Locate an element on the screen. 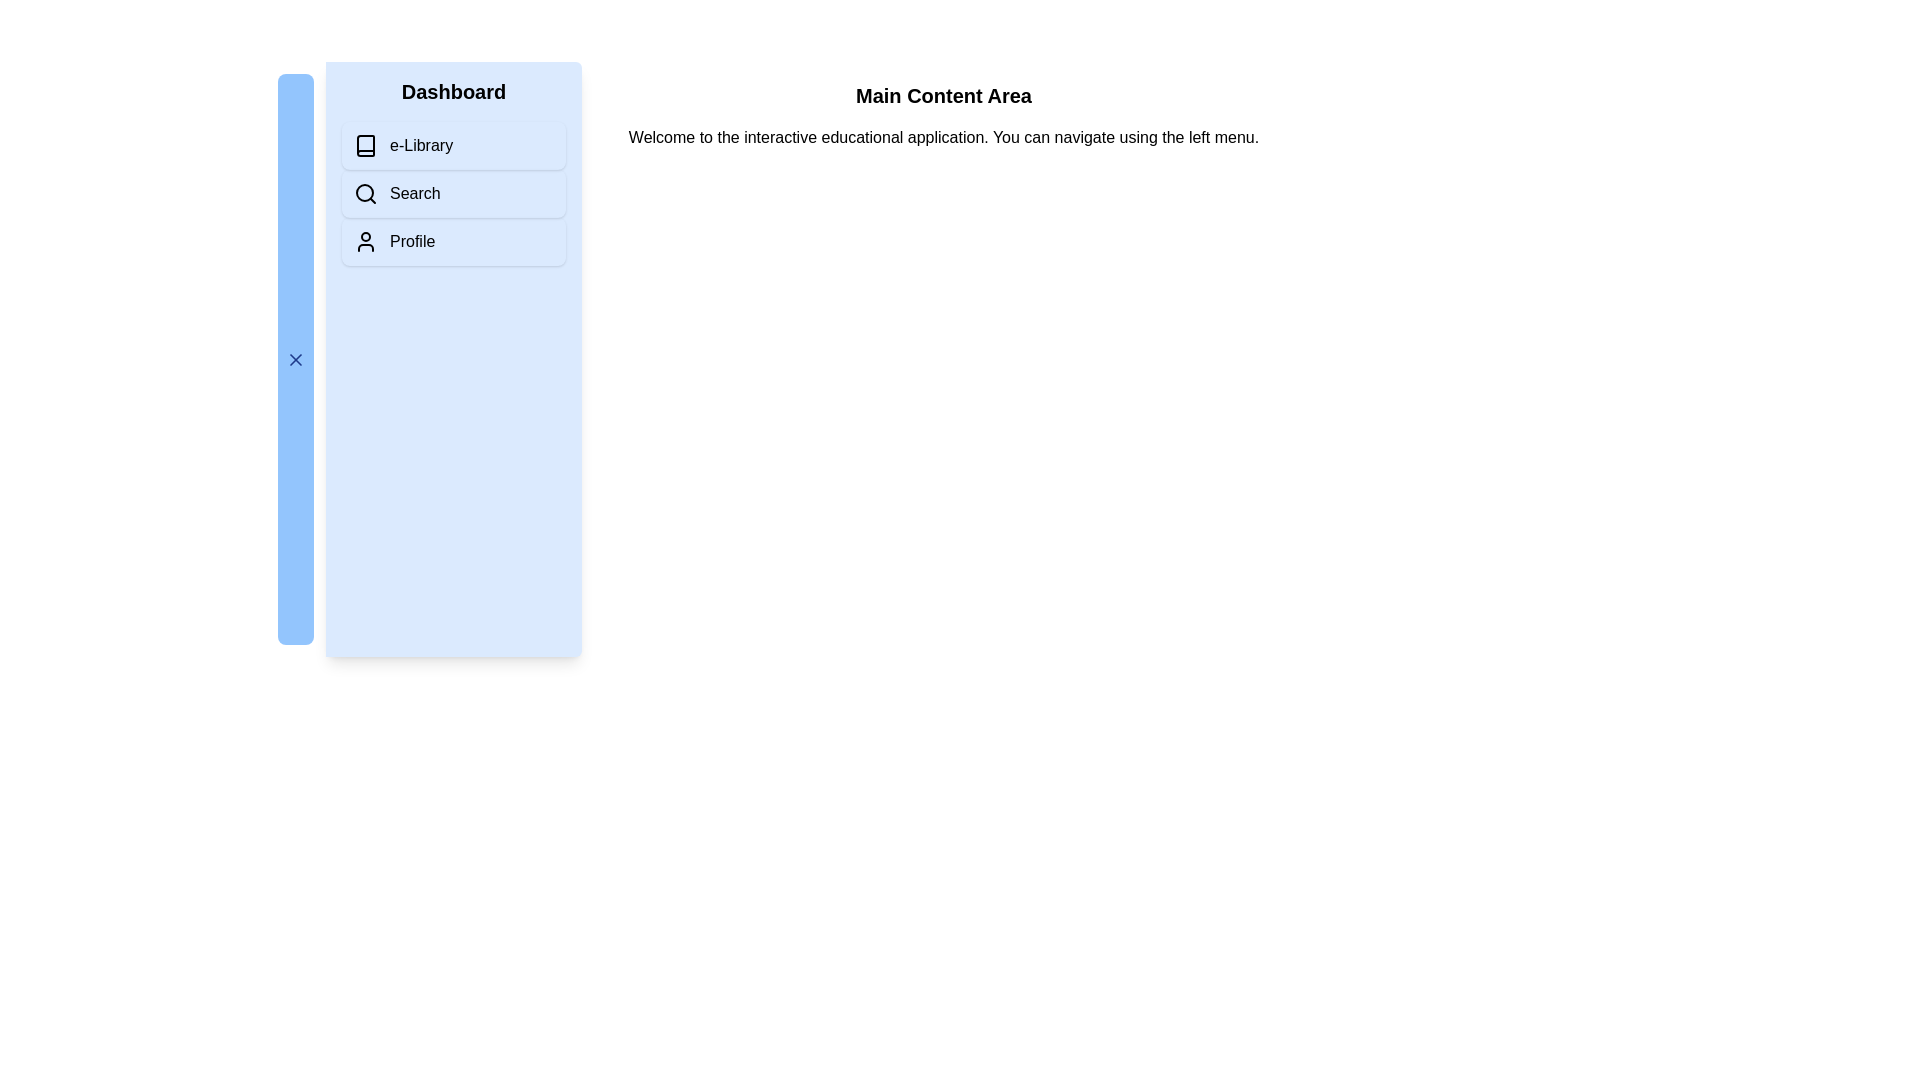 The height and width of the screenshot is (1080, 1920). the bold, large-text header that reads 'Main Content Area', which is located at the top of the main content section is located at coordinates (943, 96).